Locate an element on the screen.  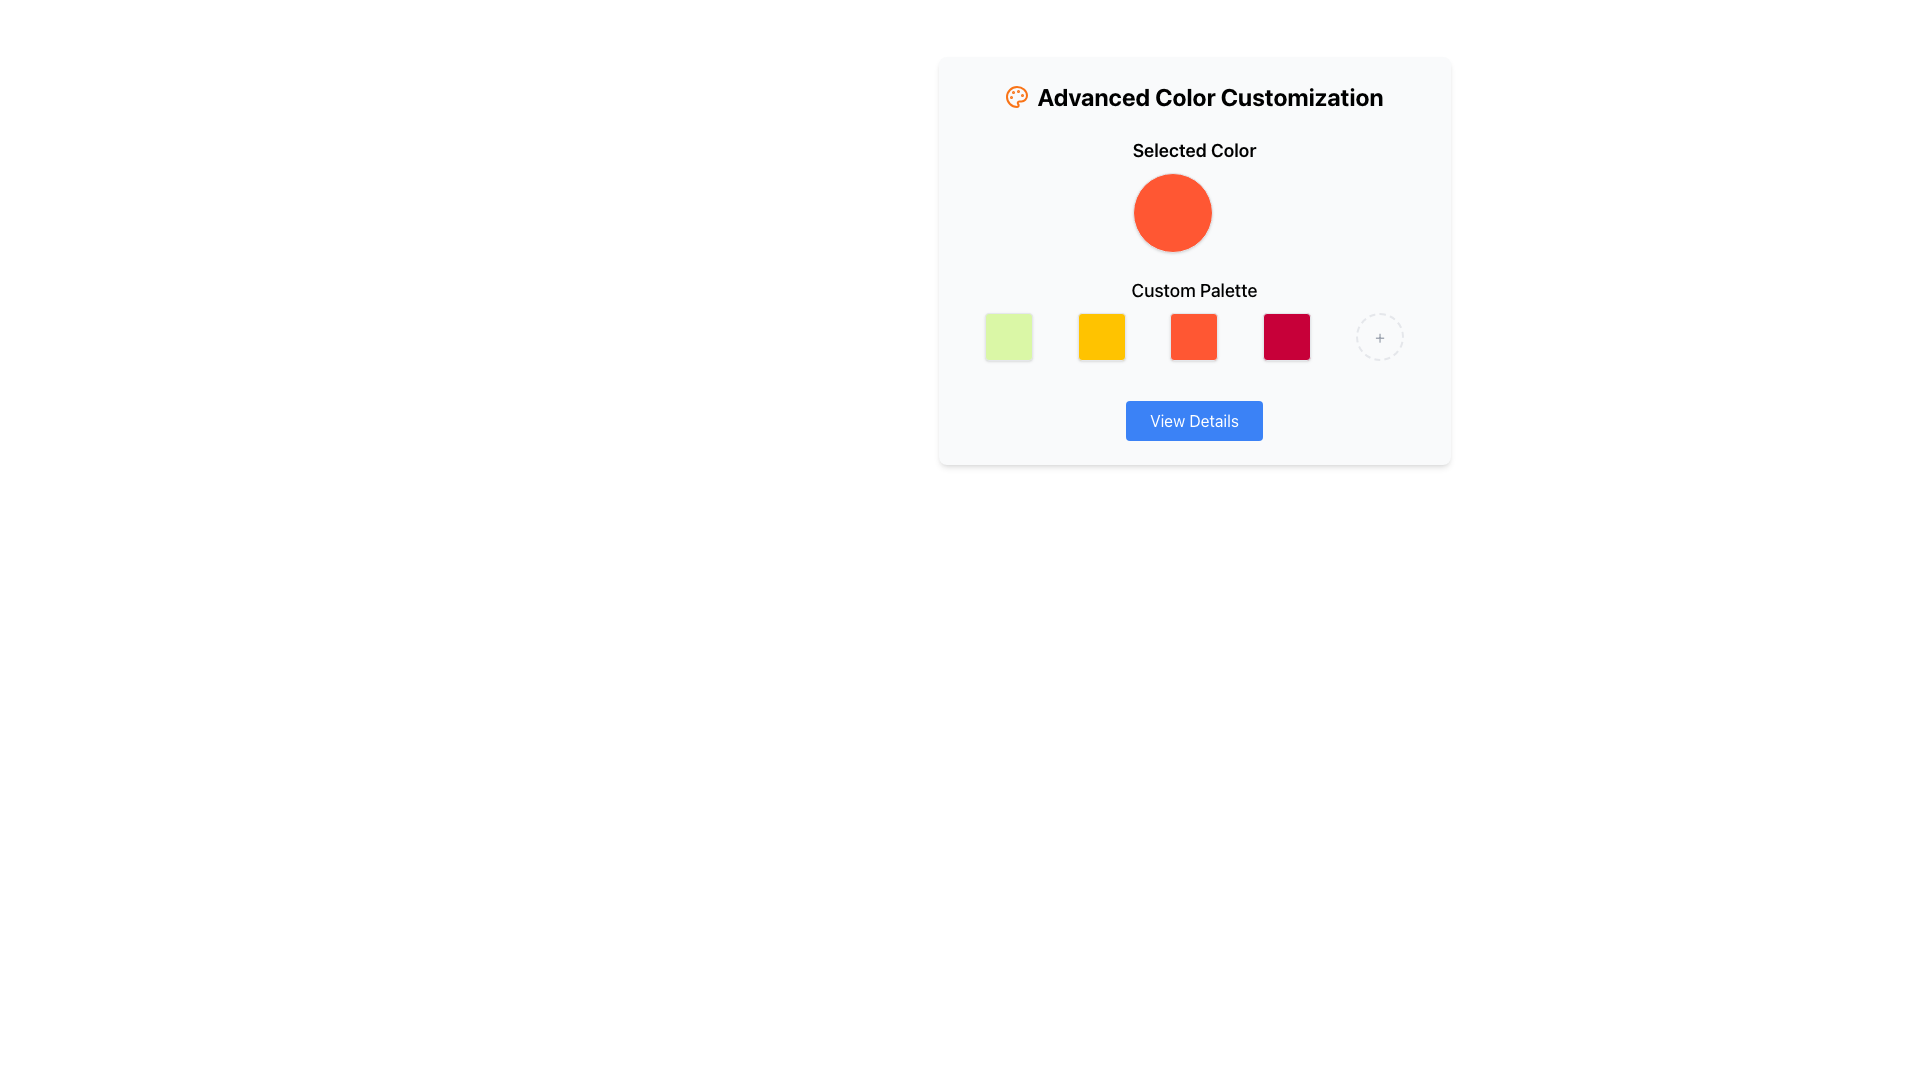
the color indicator label located centrally below the heading 'Advanced Color Customization' and above the 'Custom Palette' section is located at coordinates (1194, 195).